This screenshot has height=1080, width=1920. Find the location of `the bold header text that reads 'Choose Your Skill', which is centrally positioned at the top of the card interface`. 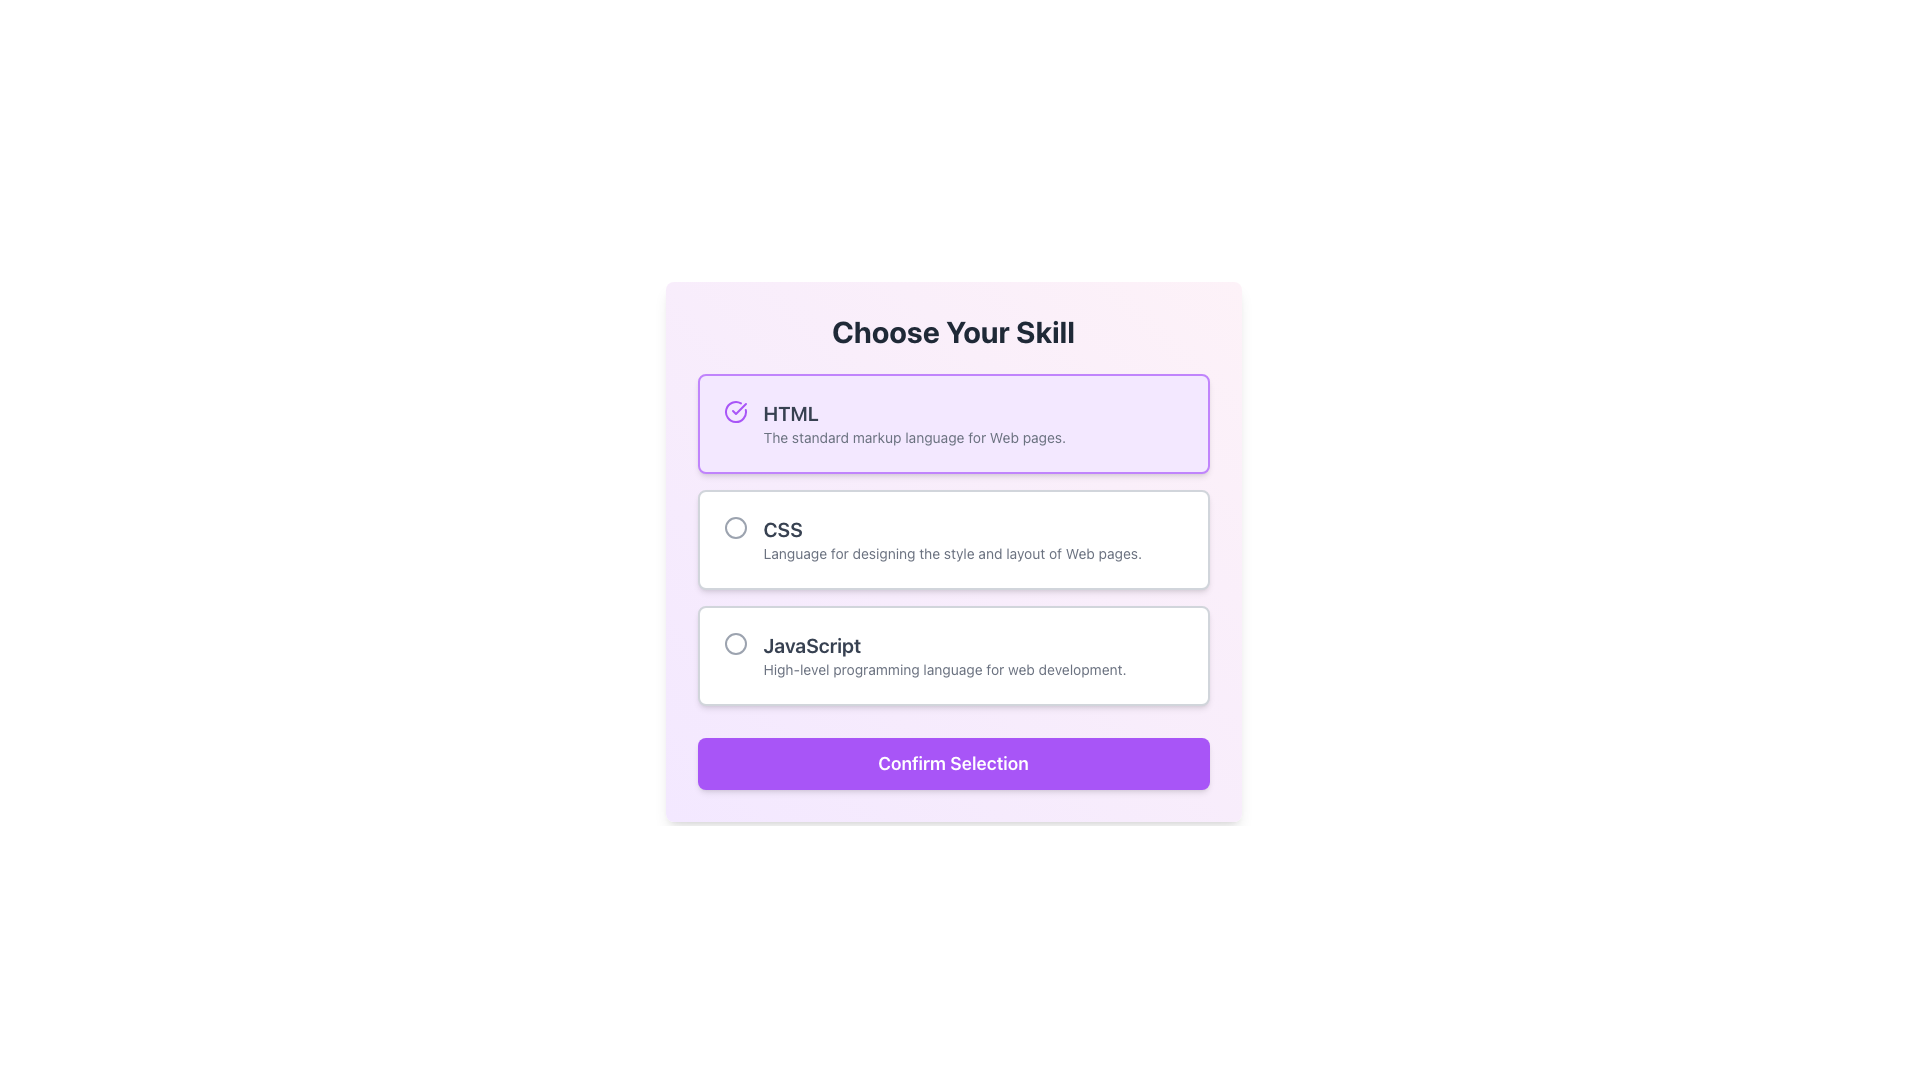

the bold header text that reads 'Choose Your Skill', which is centrally positioned at the top of the card interface is located at coordinates (952, 330).